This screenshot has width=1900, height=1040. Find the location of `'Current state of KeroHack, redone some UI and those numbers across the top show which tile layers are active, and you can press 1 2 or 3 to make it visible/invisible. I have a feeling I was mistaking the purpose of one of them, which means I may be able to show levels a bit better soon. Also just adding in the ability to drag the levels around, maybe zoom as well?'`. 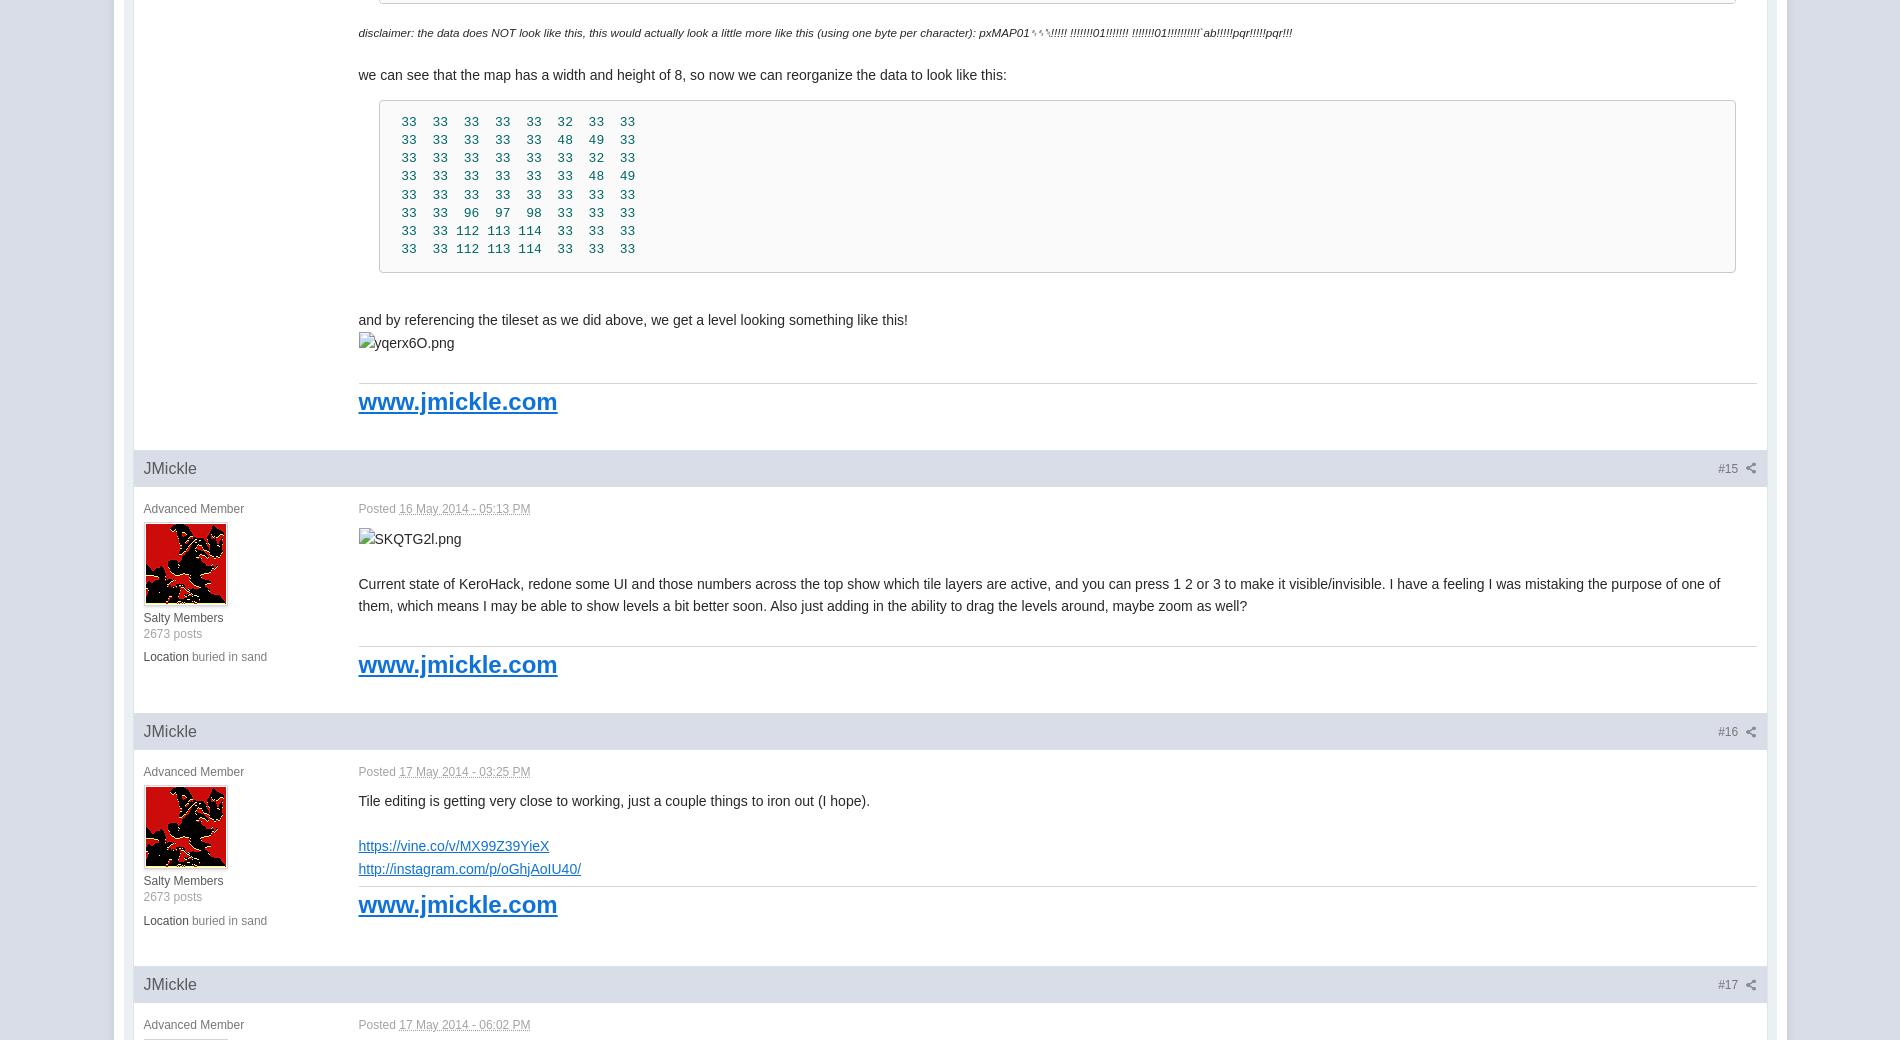

'Current state of KeroHack, redone some UI and those numbers across the top show which tile layers are active, and you can press 1 2 or 3 to make it visible/invisible. I have a feeling I was mistaking the purpose of one of them, which means I may be able to show levels a bit better soon. Also just adding in the ability to drag the levels around, maybe zoom as well?' is located at coordinates (1038, 593).